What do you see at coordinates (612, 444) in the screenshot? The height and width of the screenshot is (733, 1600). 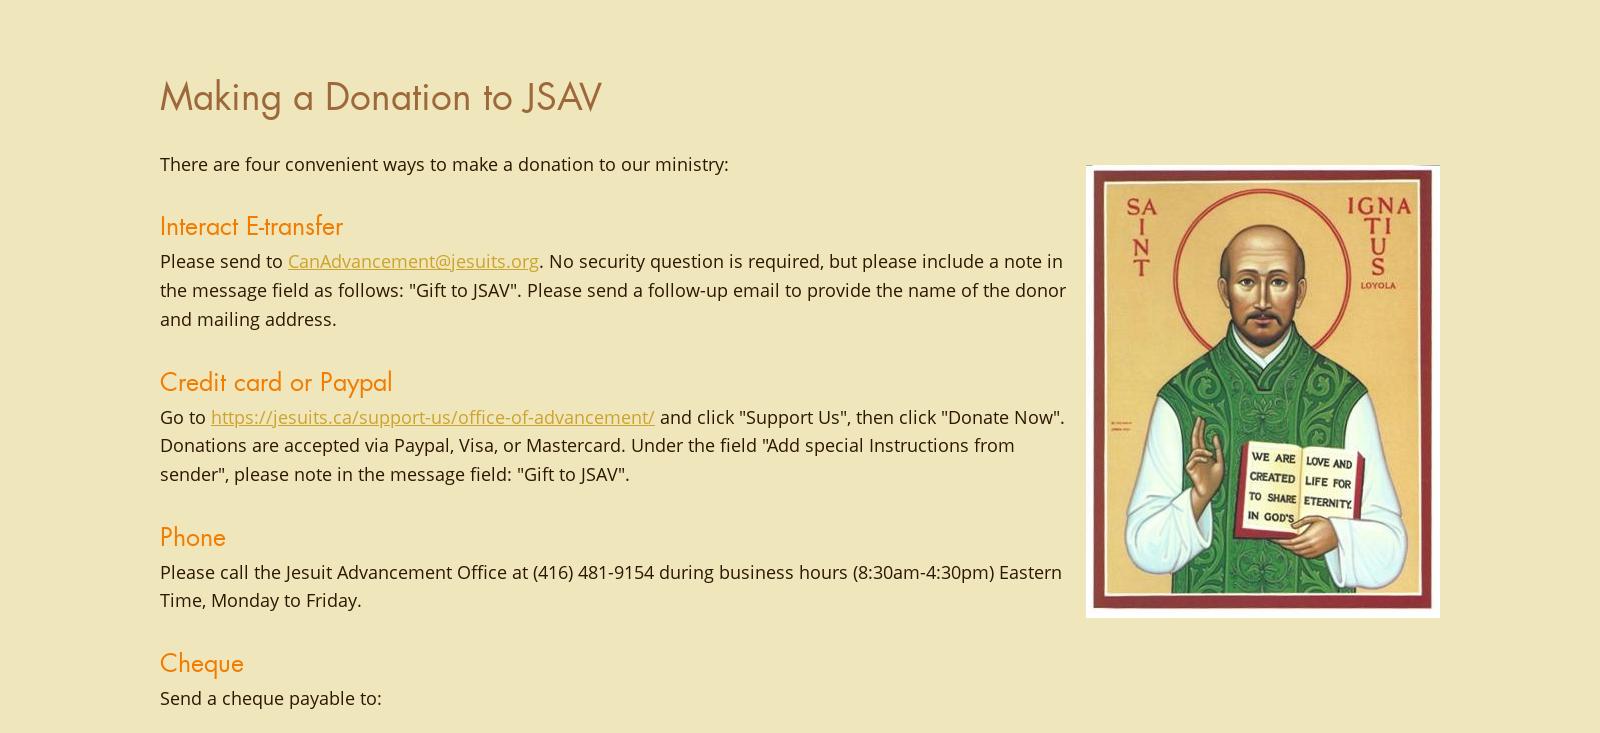 I see `'and click "Support Us", then click "Donate Now". Donations are accepted via Paypal, Visa, or Mastercard. Under the field "Add special Instructions from sender", please note in the message field: "Gift to JSAV".'` at bounding box center [612, 444].